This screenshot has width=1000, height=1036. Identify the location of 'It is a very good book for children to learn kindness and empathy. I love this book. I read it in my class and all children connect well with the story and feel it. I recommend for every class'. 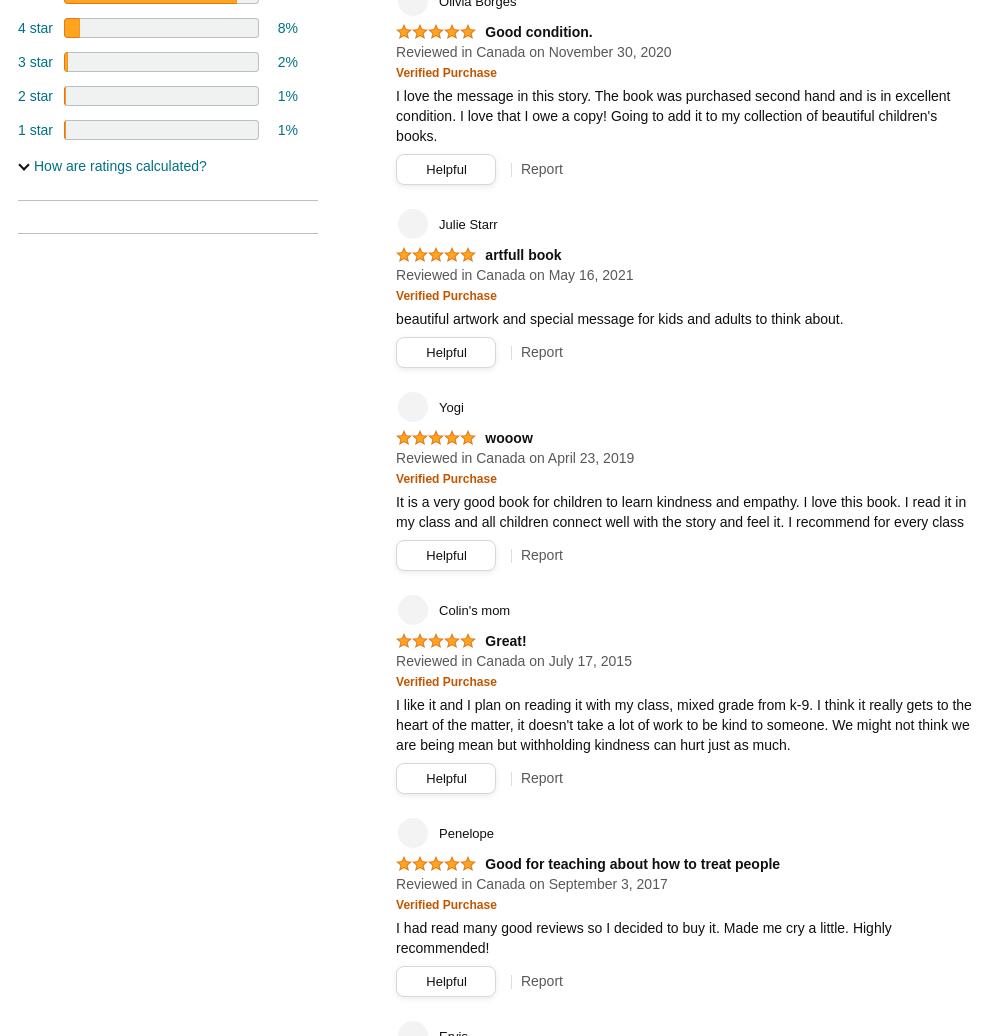
(681, 511).